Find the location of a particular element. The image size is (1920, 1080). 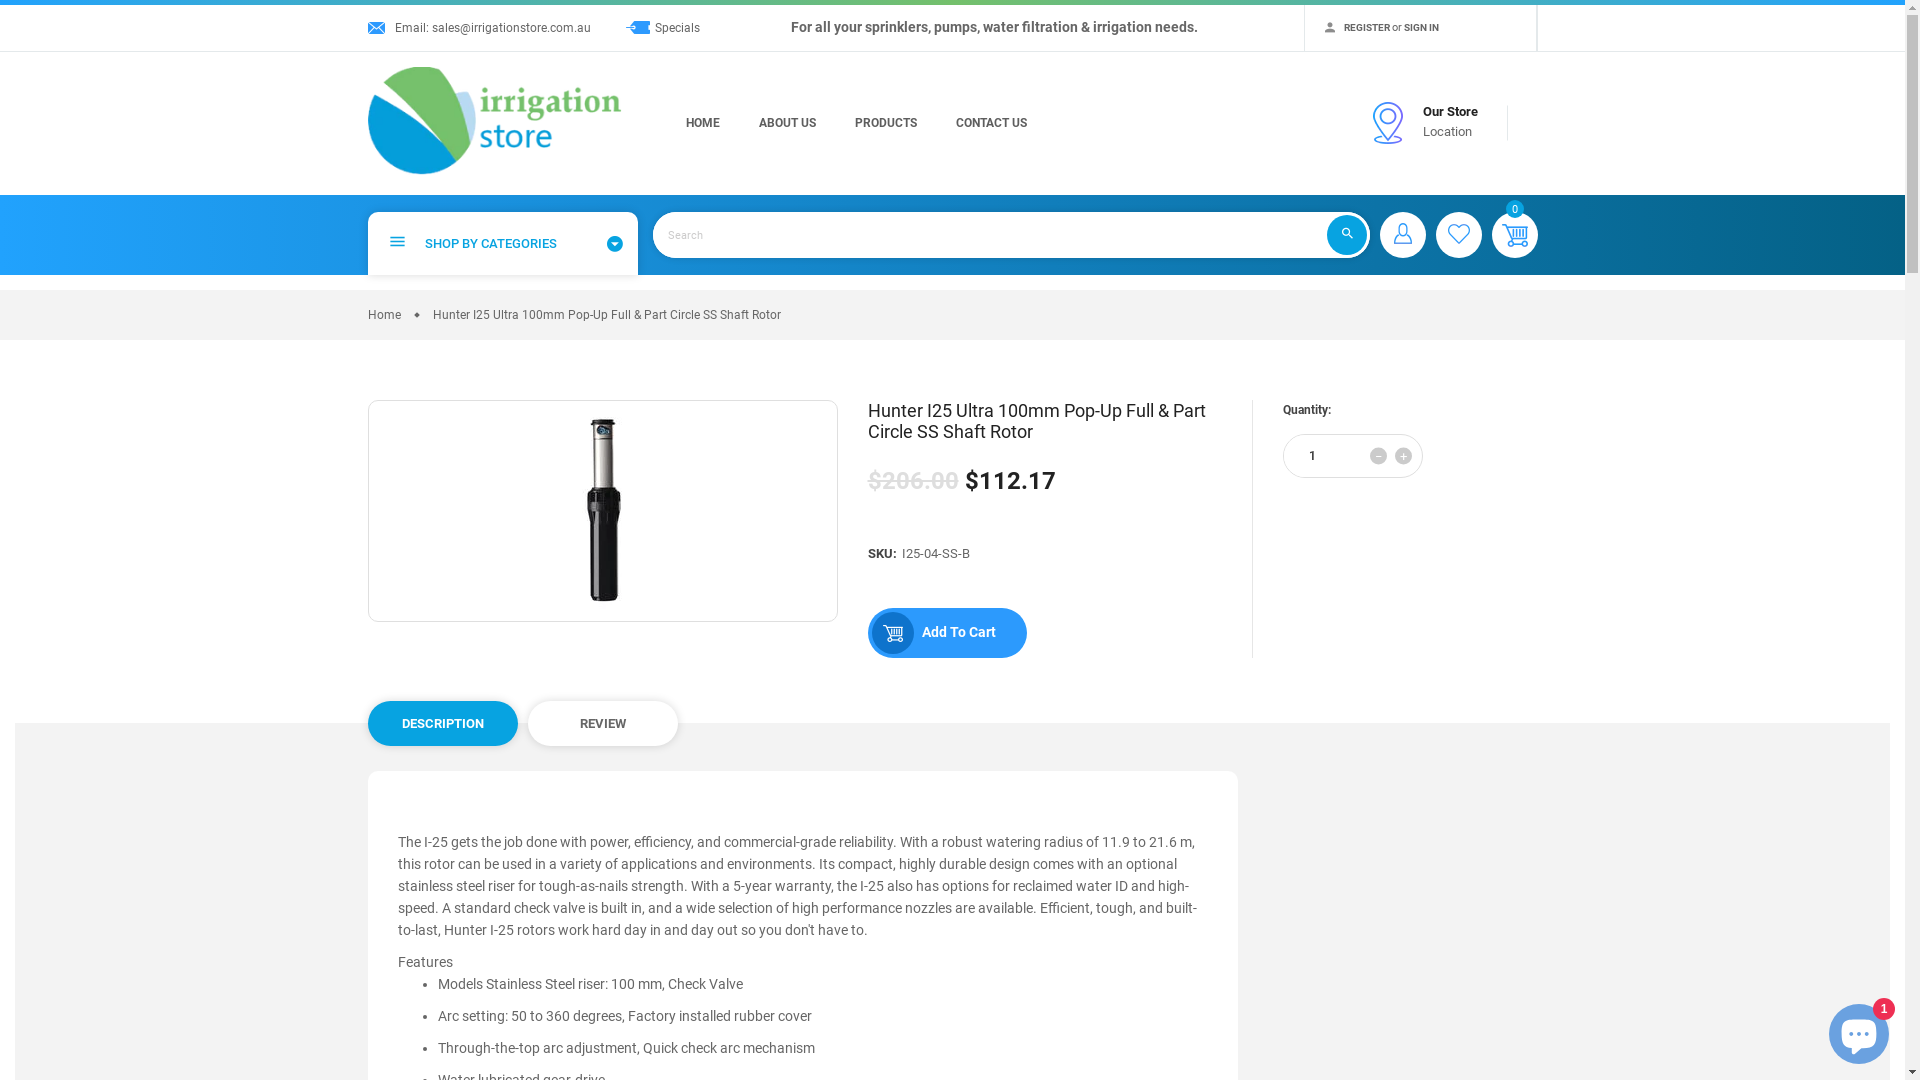

'Specials' is located at coordinates (653, 27).